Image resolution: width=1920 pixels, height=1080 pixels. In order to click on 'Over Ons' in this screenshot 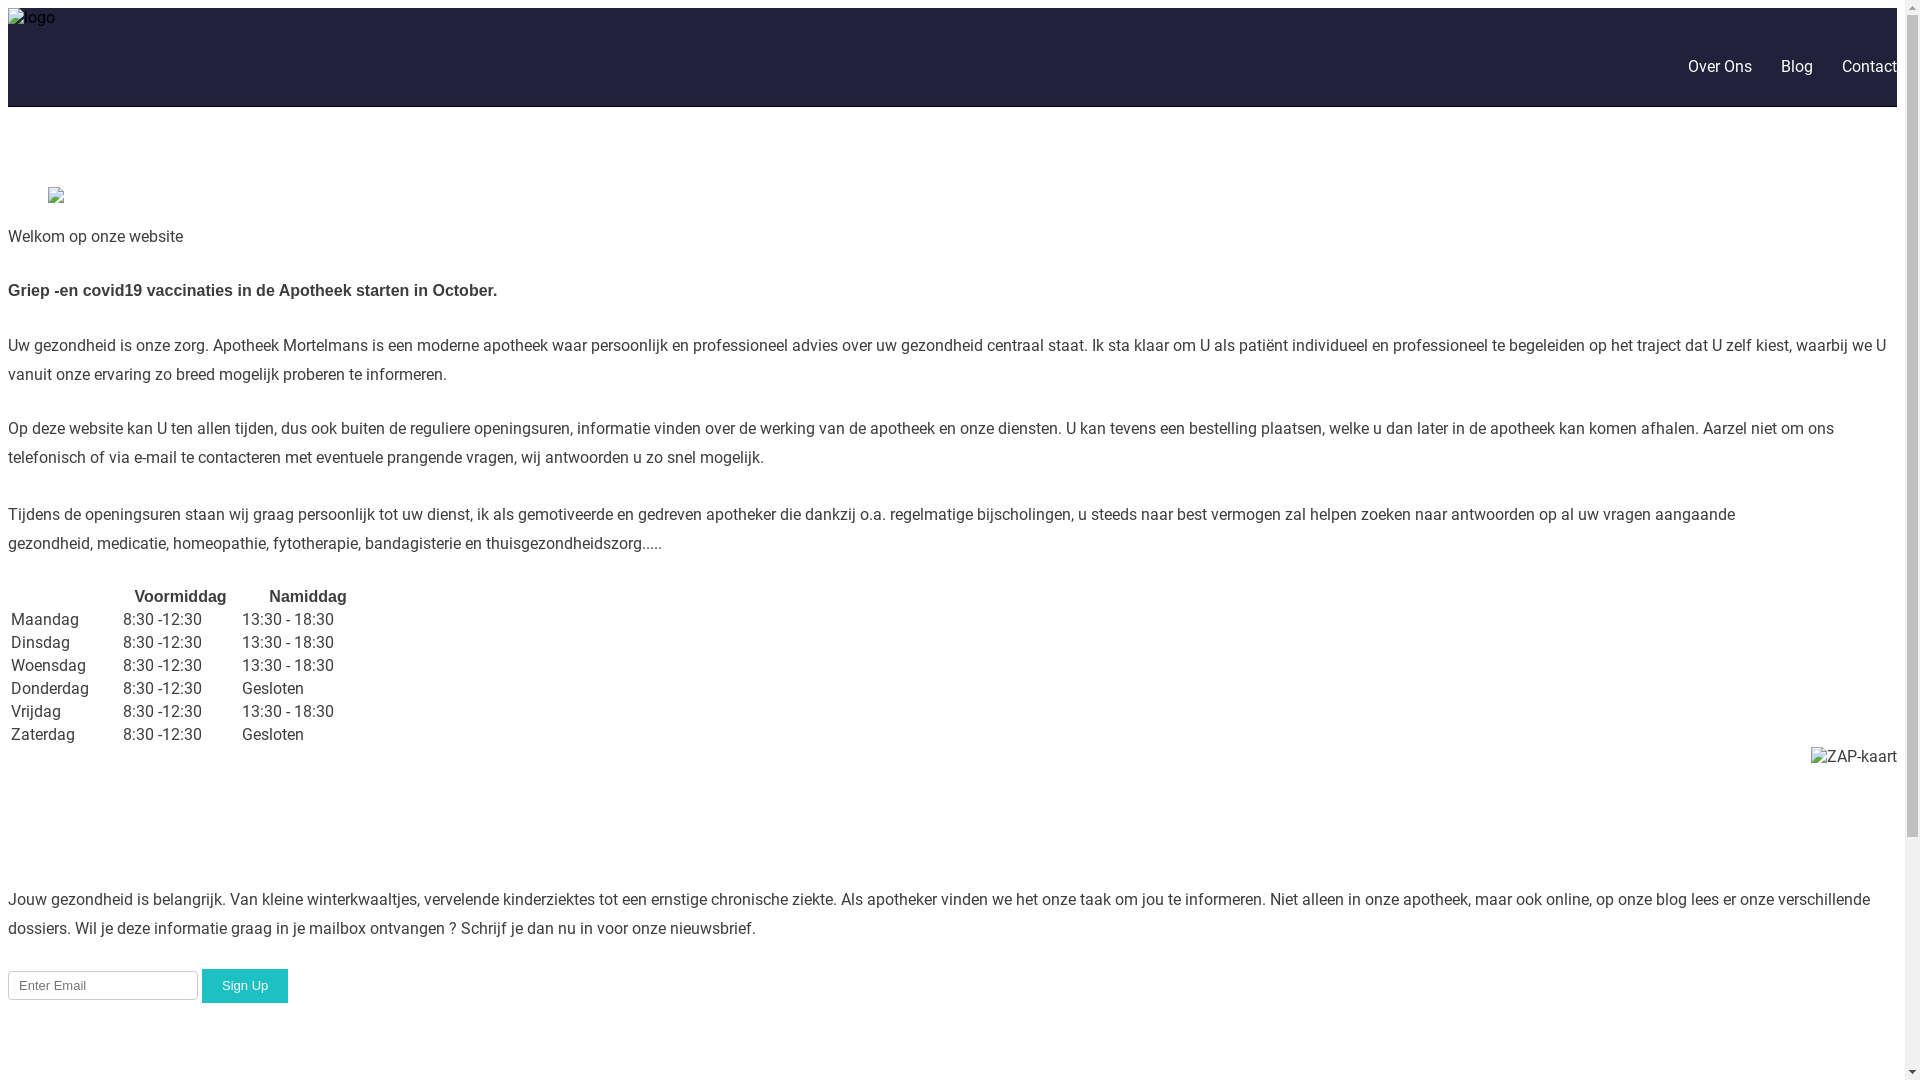, I will do `click(1718, 65)`.